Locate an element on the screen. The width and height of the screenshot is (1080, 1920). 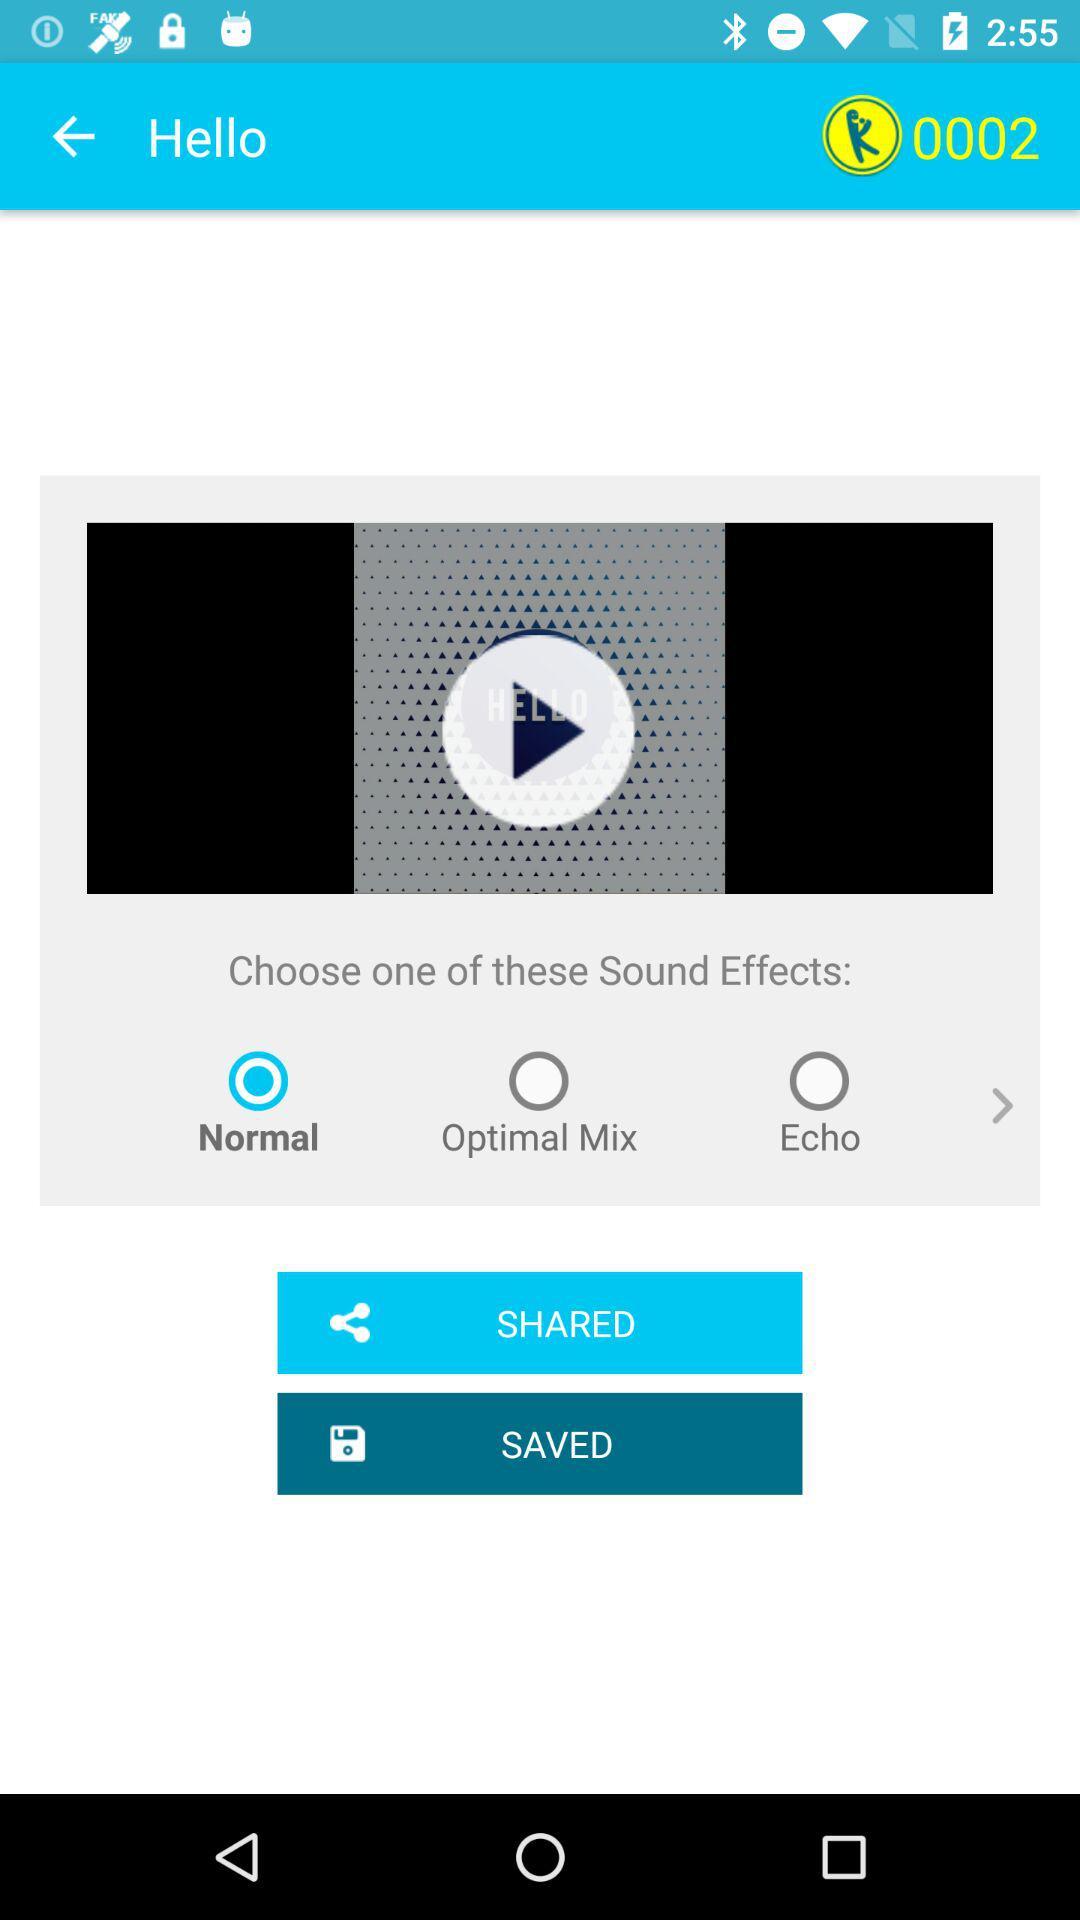
the arrow_forward icon is located at coordinates (986, 1128).